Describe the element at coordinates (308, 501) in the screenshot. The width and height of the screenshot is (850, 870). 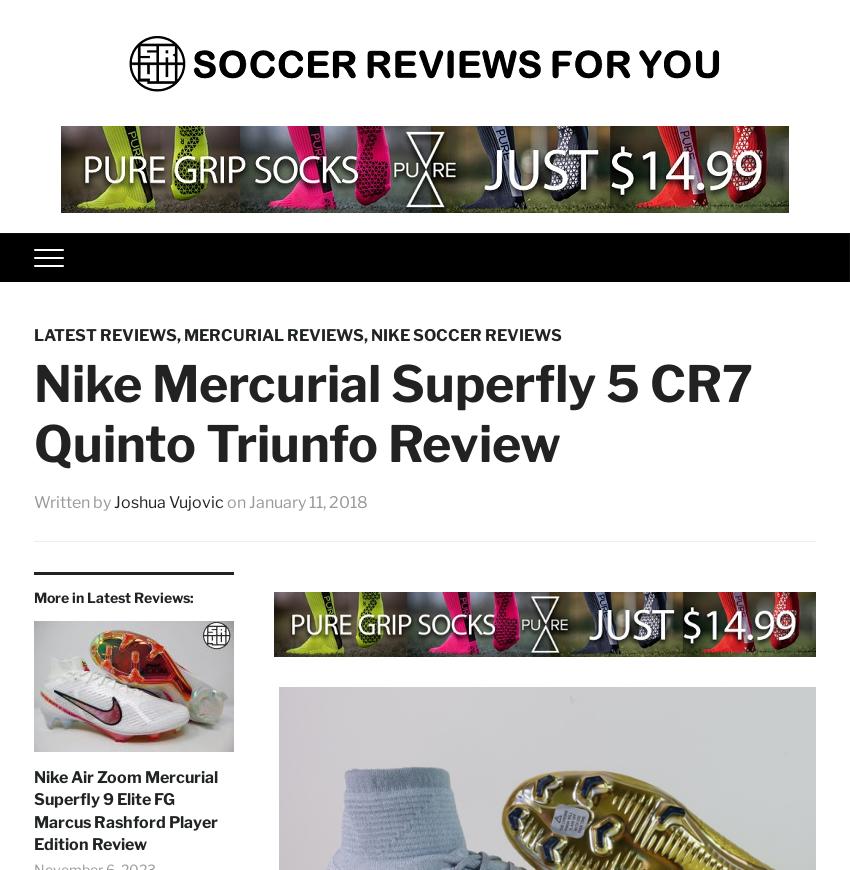
I see `'January 11, 2018'` at that location.